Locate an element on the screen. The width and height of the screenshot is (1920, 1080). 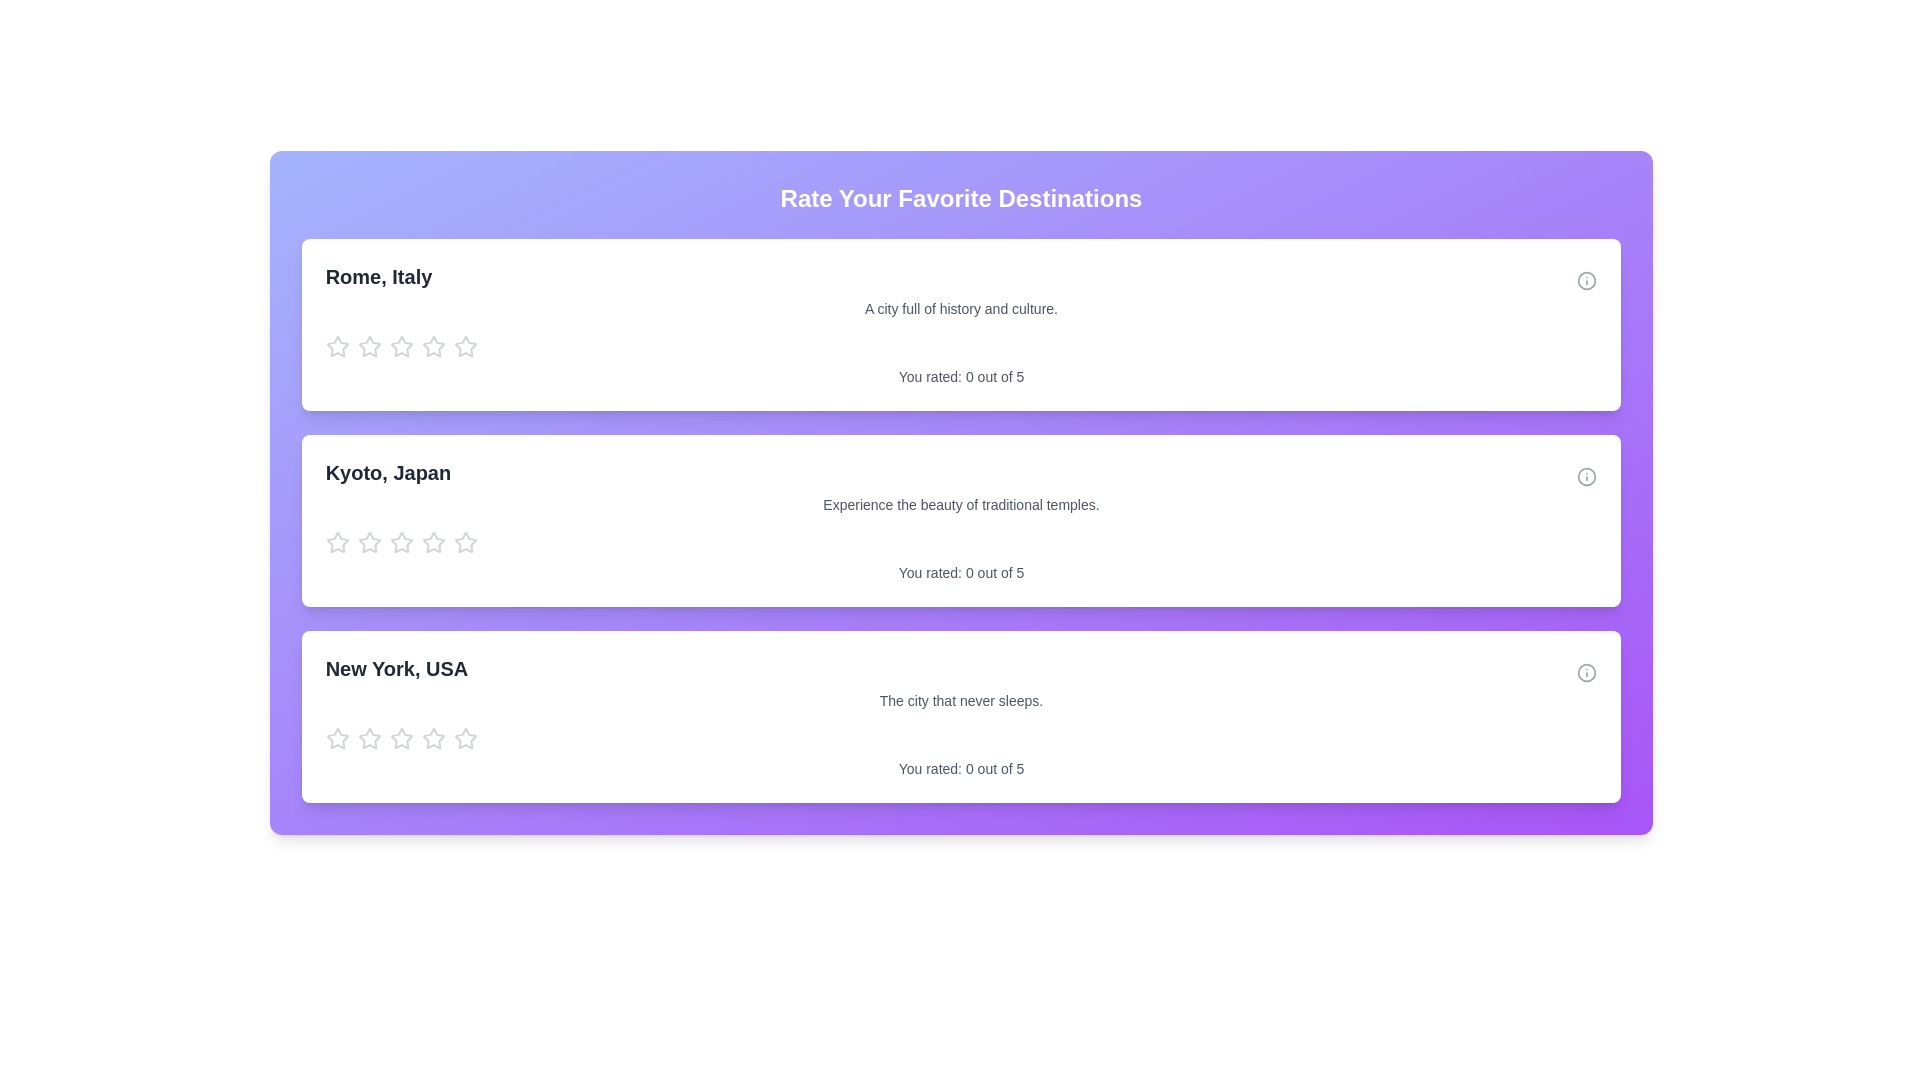
the second star icon in the rating component below the 'New York, USA' section to give a rating is located at coordinates (400, 738).